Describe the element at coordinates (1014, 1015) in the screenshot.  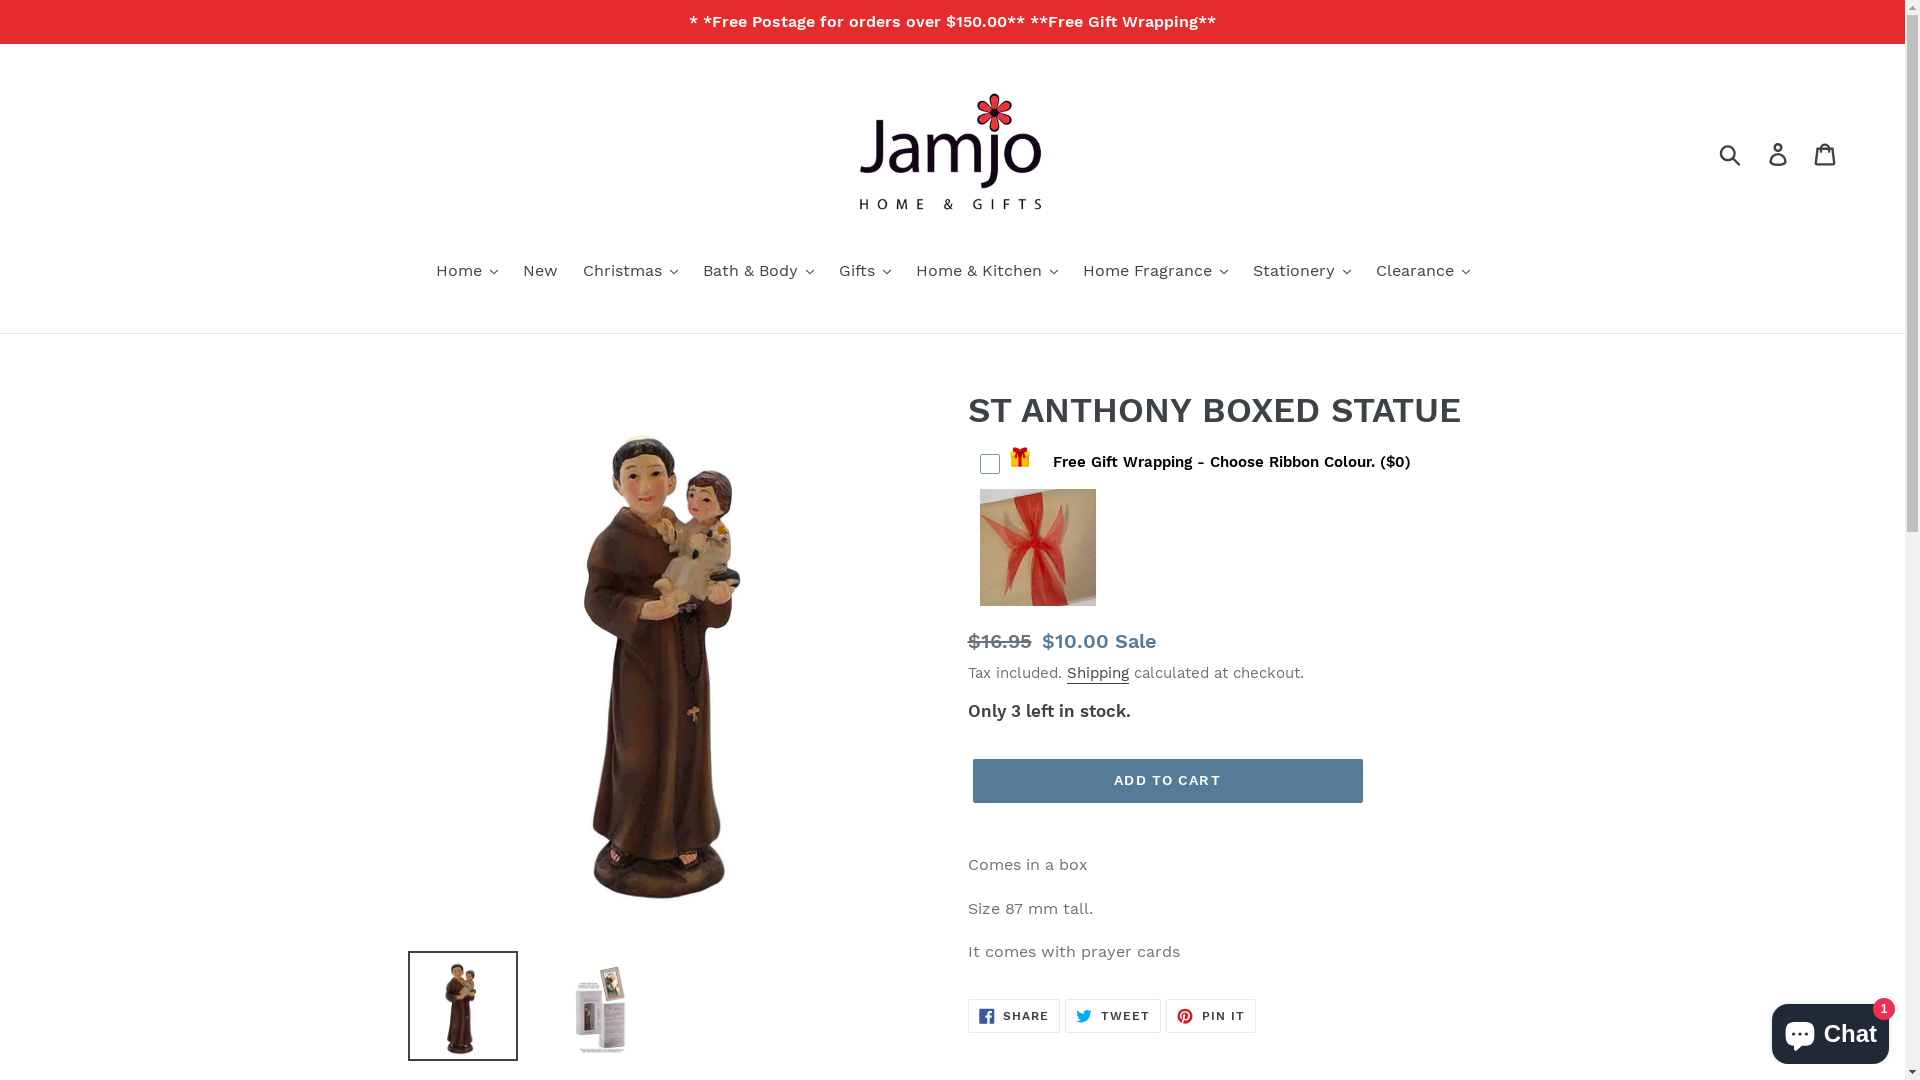
I see `'SHARE` at that location.